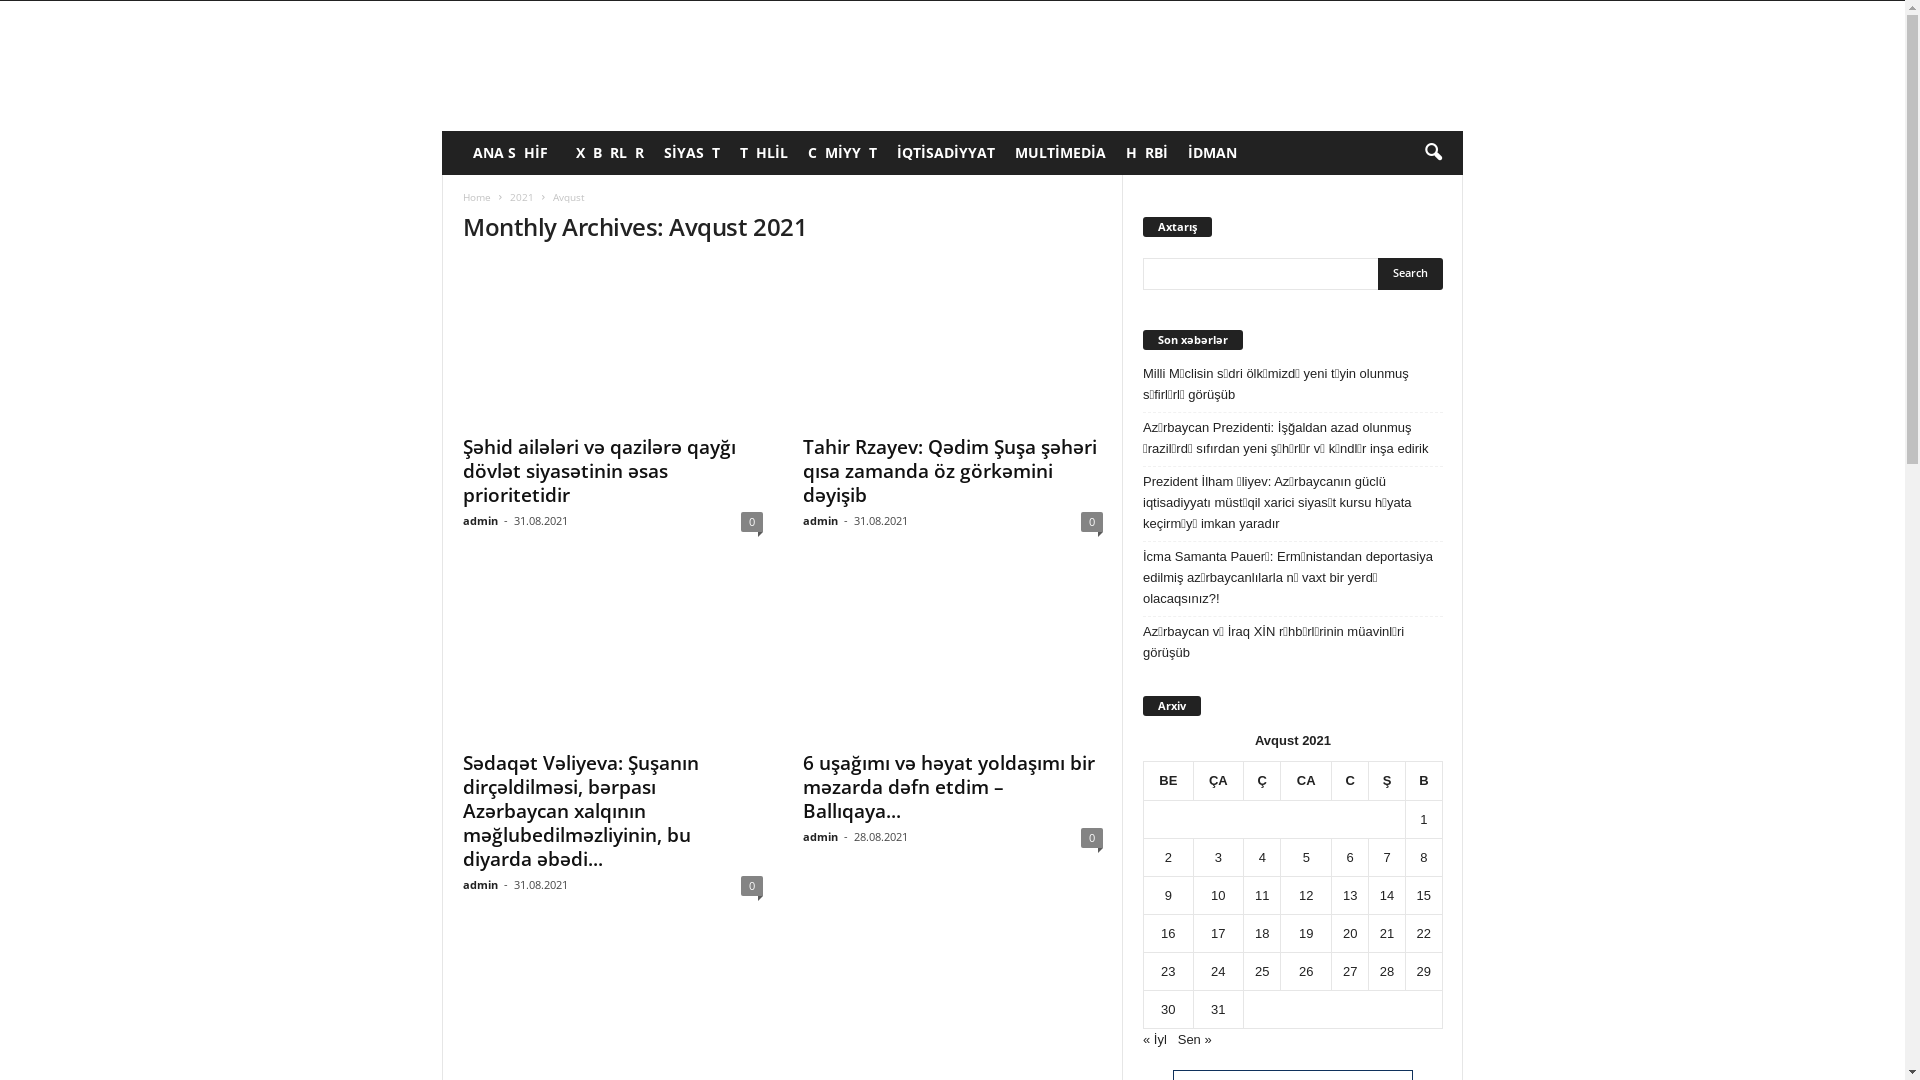  Describe the element at coordinates (1422, 856) in the screenshot. I see `'8'` at that location.